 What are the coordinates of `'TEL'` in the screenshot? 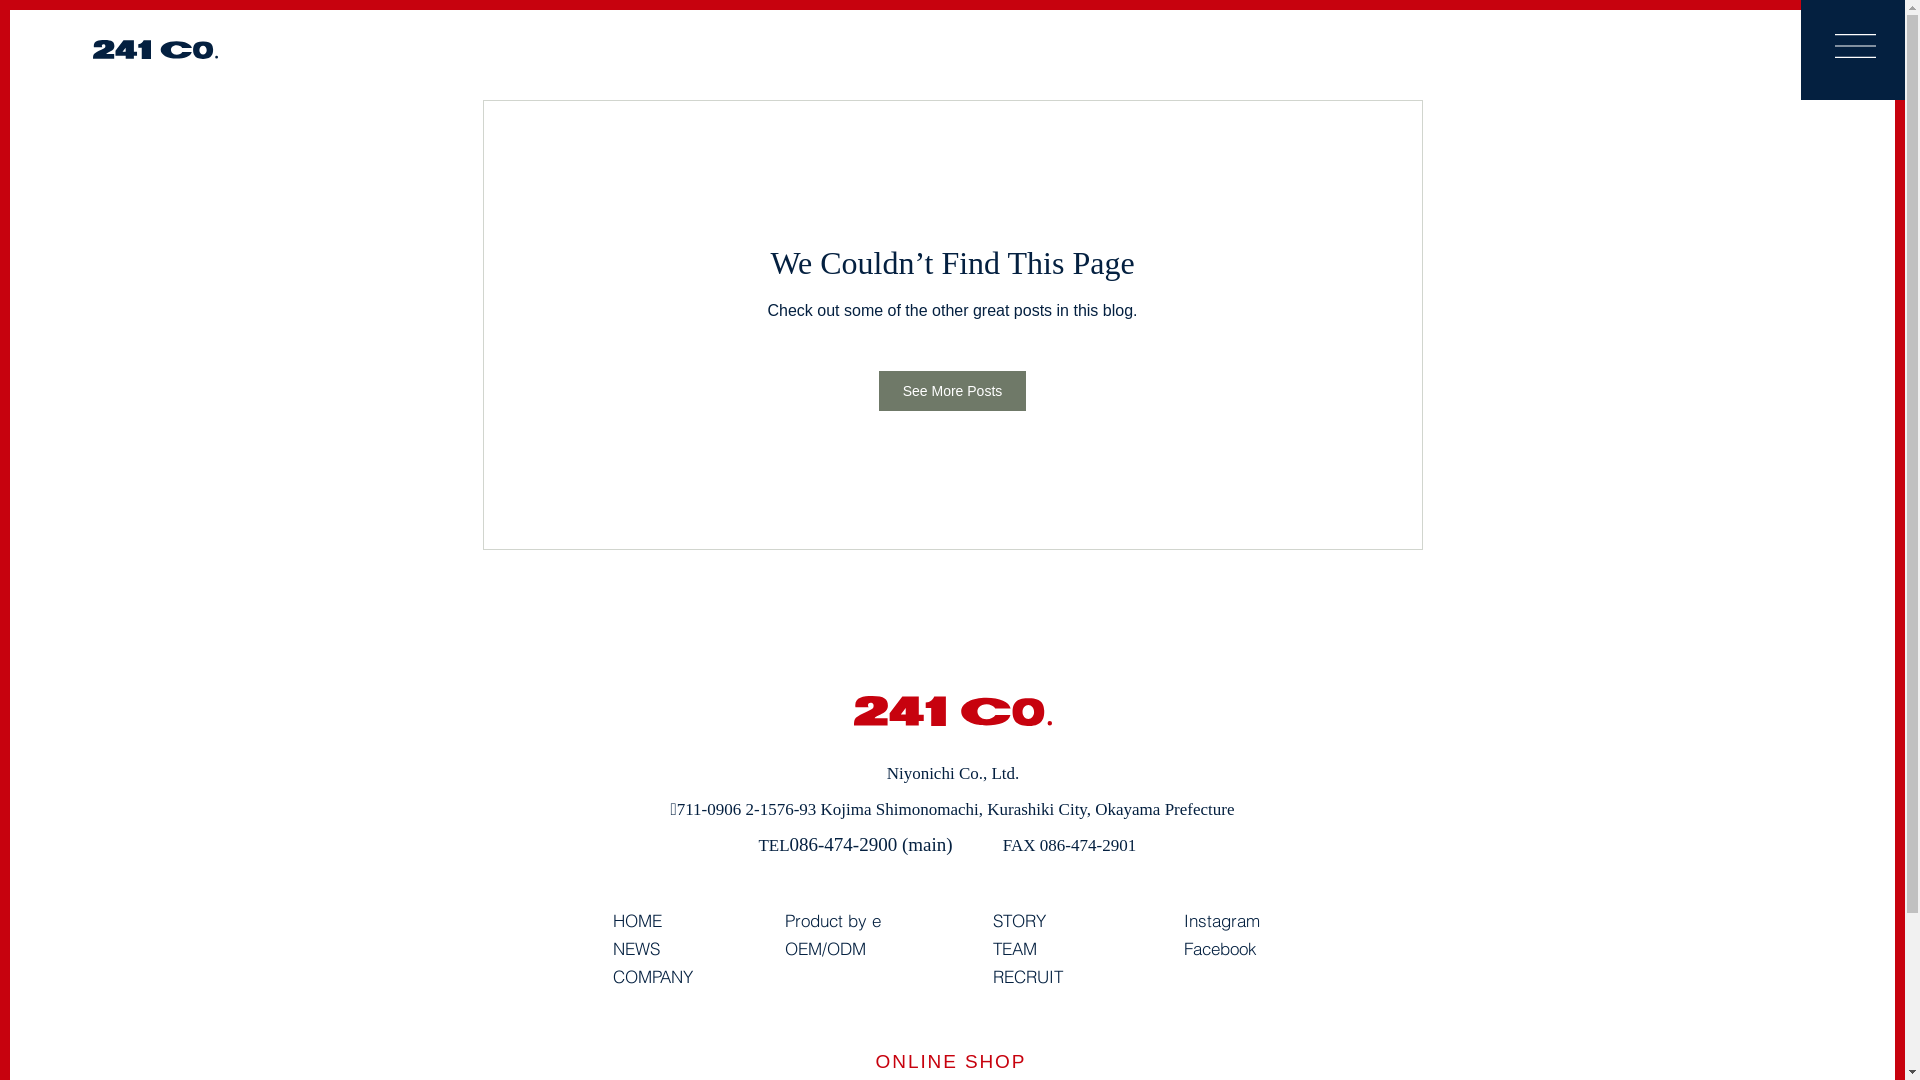 It's located at (772, 845).